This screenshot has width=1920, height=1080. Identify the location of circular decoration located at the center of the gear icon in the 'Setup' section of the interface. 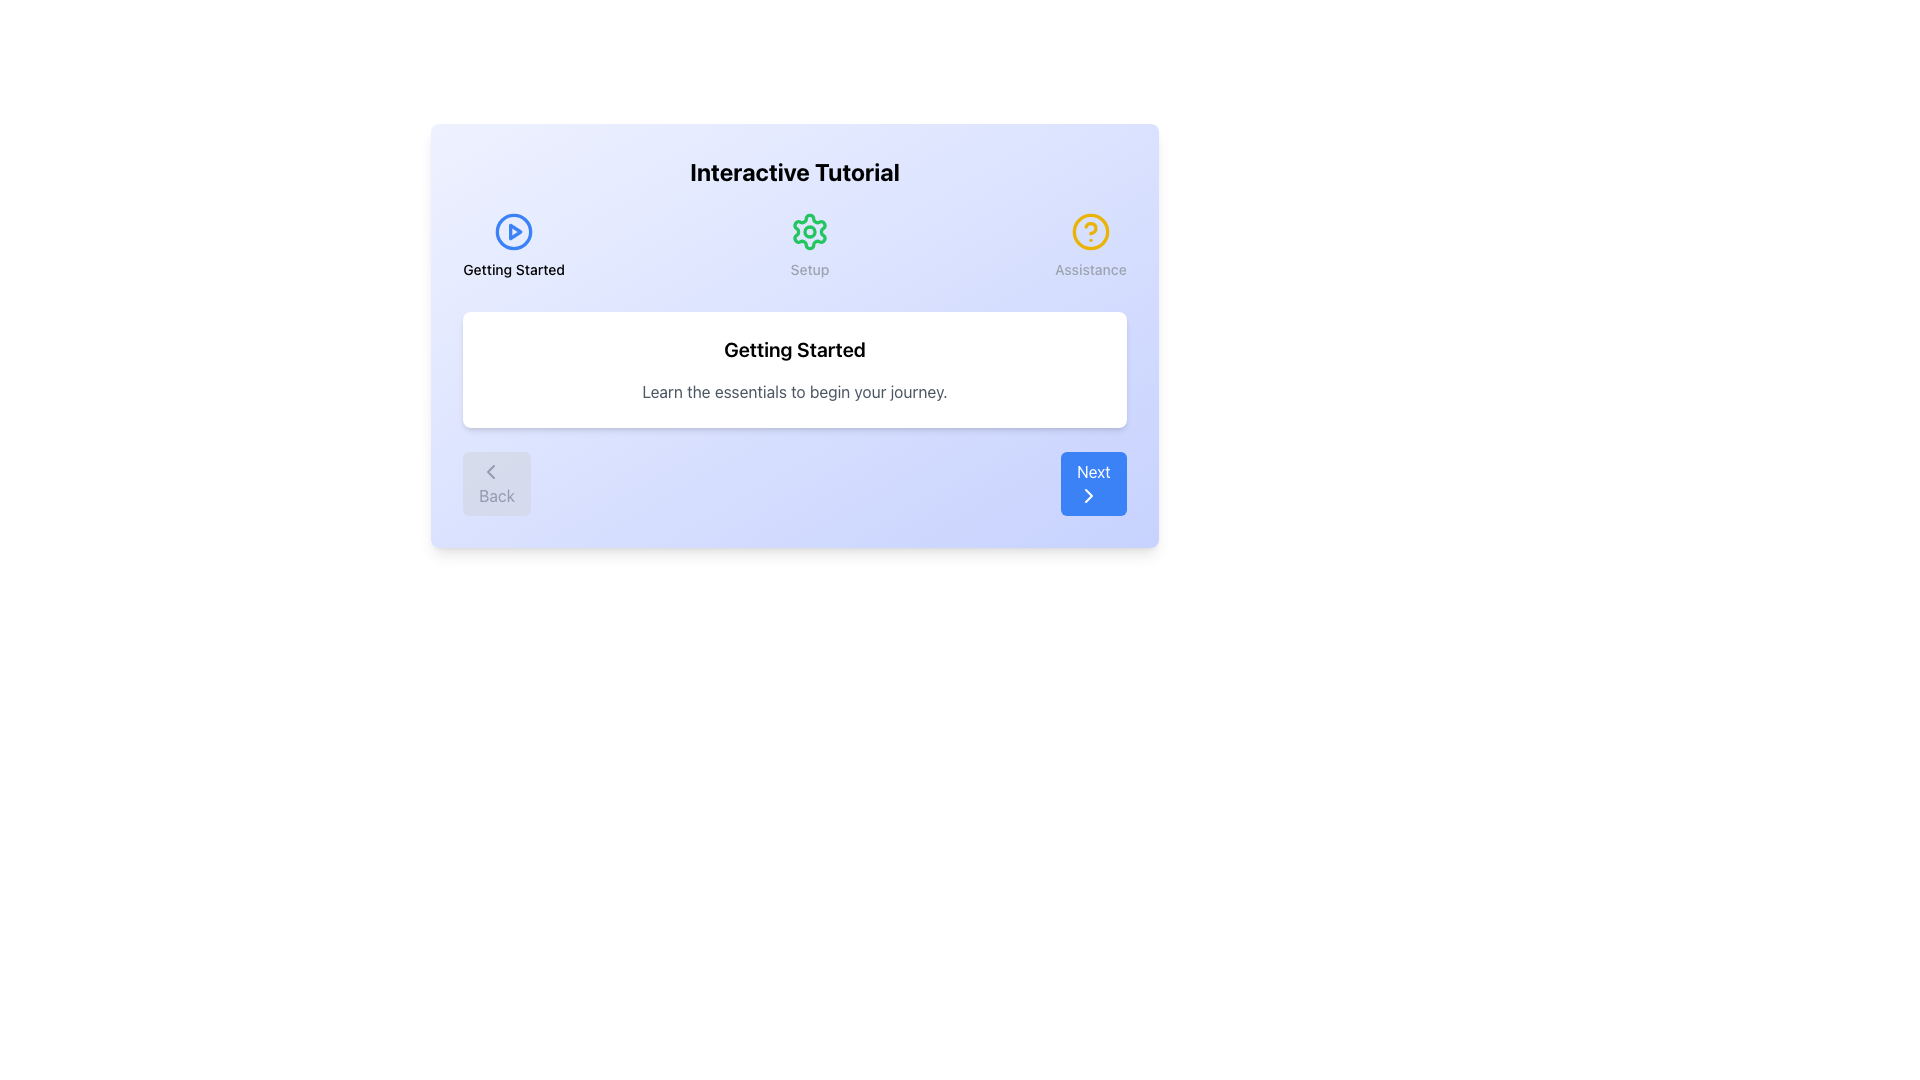
(810, 230).